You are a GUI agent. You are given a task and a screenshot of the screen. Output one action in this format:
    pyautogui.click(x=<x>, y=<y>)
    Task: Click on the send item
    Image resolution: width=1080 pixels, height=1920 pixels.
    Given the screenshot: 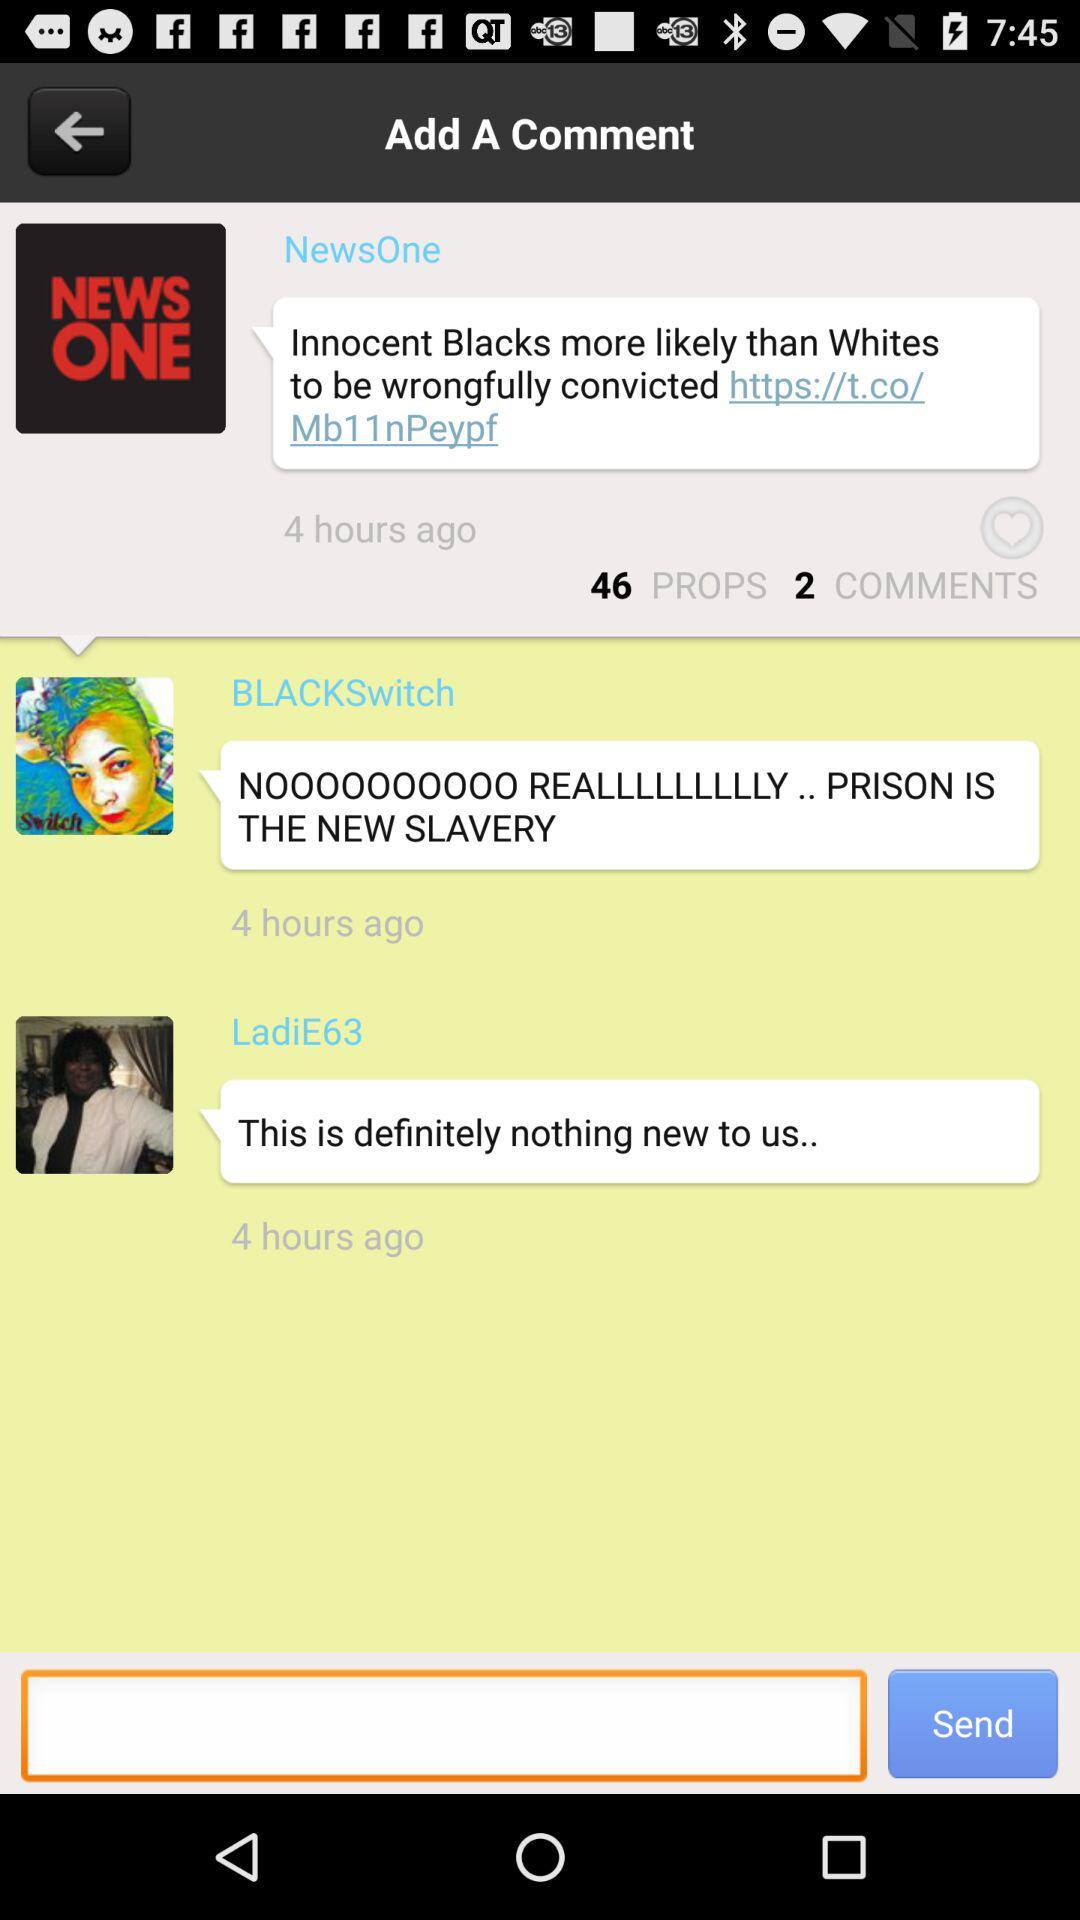 What is the action you would take?
    pyautogui.click(x=972, y=1722)
    